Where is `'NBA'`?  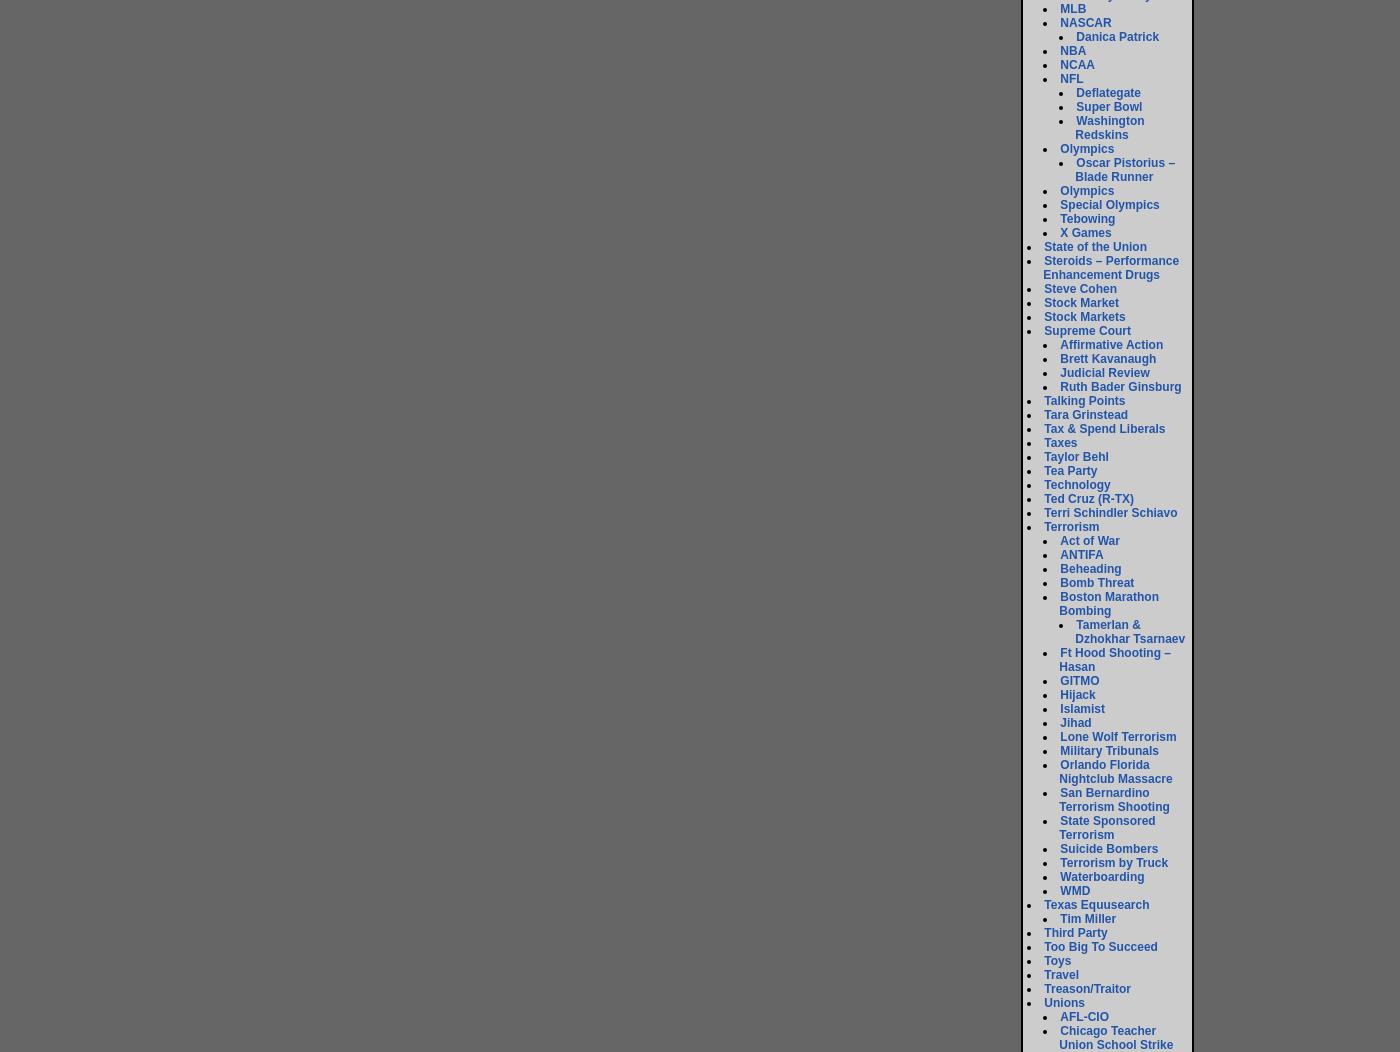 'NBA' is located at coordinates (1072, 50).